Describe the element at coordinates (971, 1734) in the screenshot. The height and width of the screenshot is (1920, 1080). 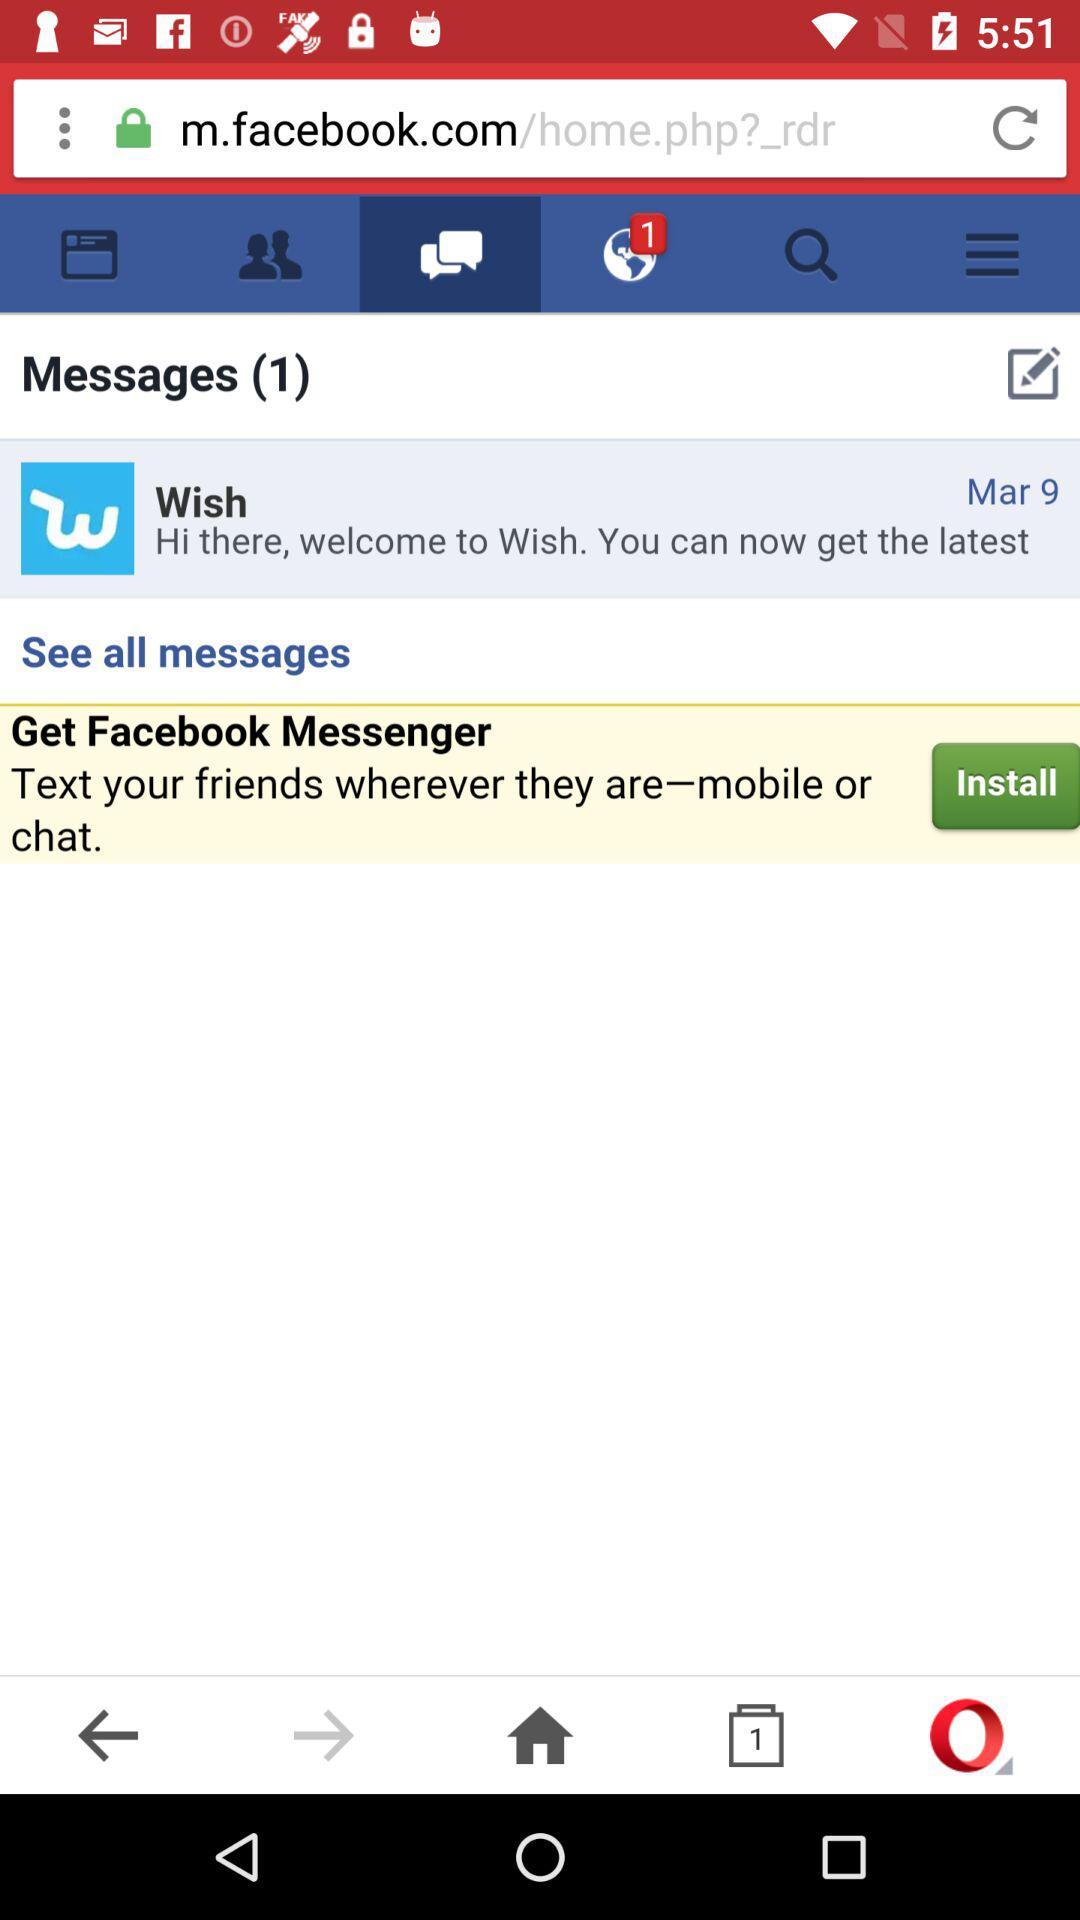
I see `the arrow_upward icon` at that location.